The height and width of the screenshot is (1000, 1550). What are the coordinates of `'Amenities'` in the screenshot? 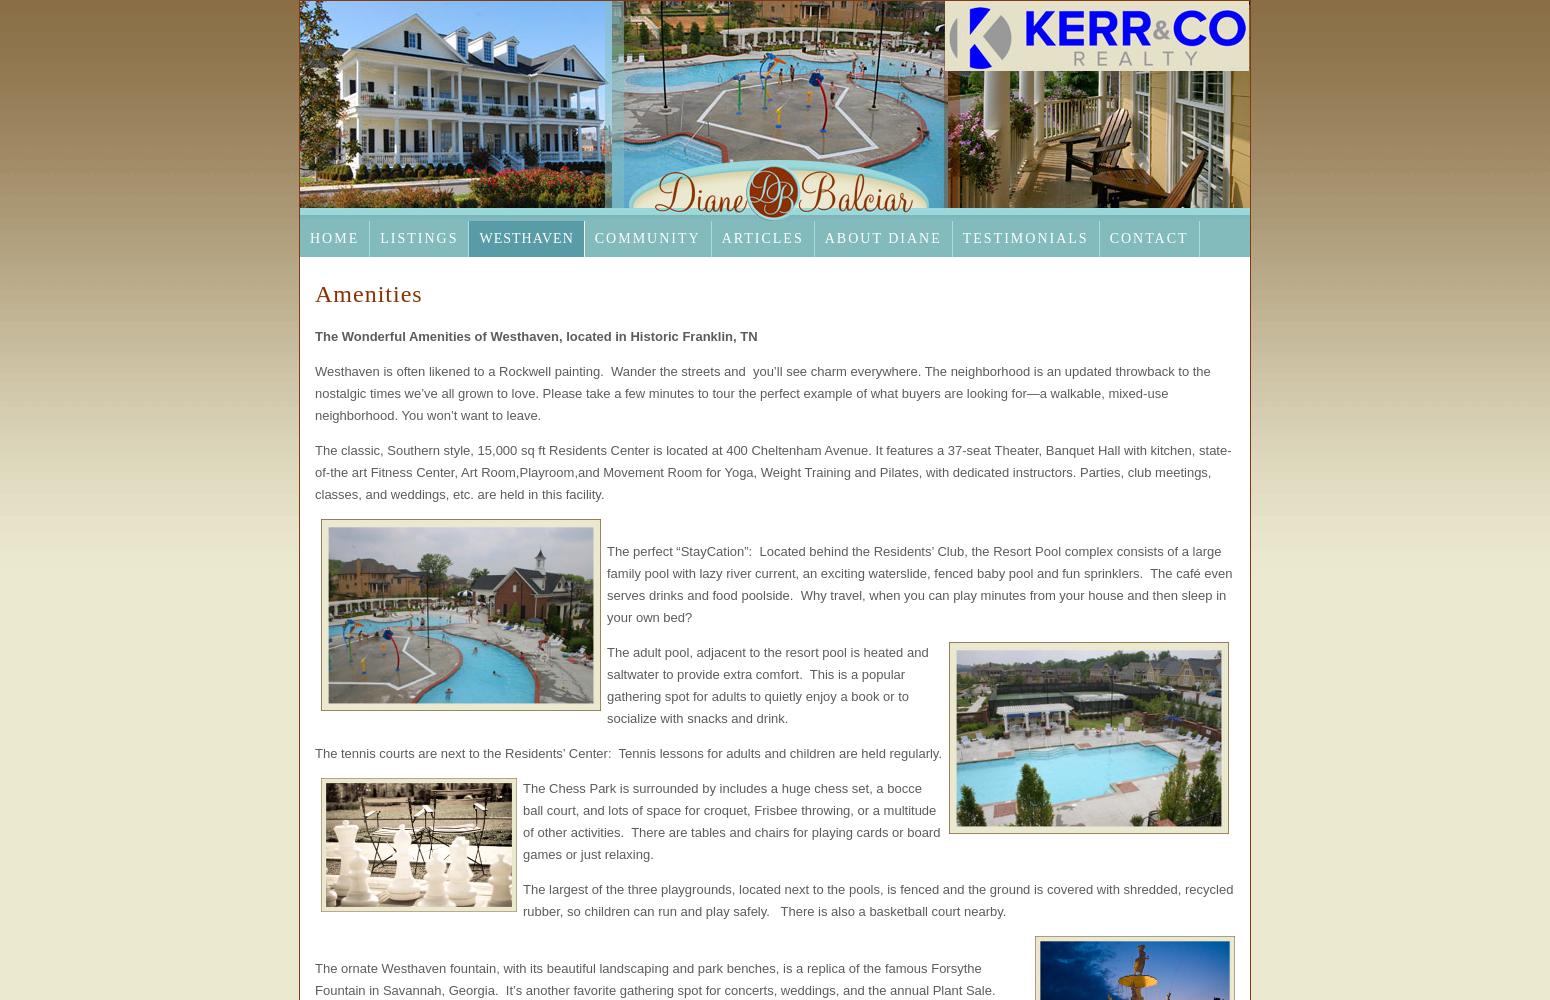 It's located at (313, 294).